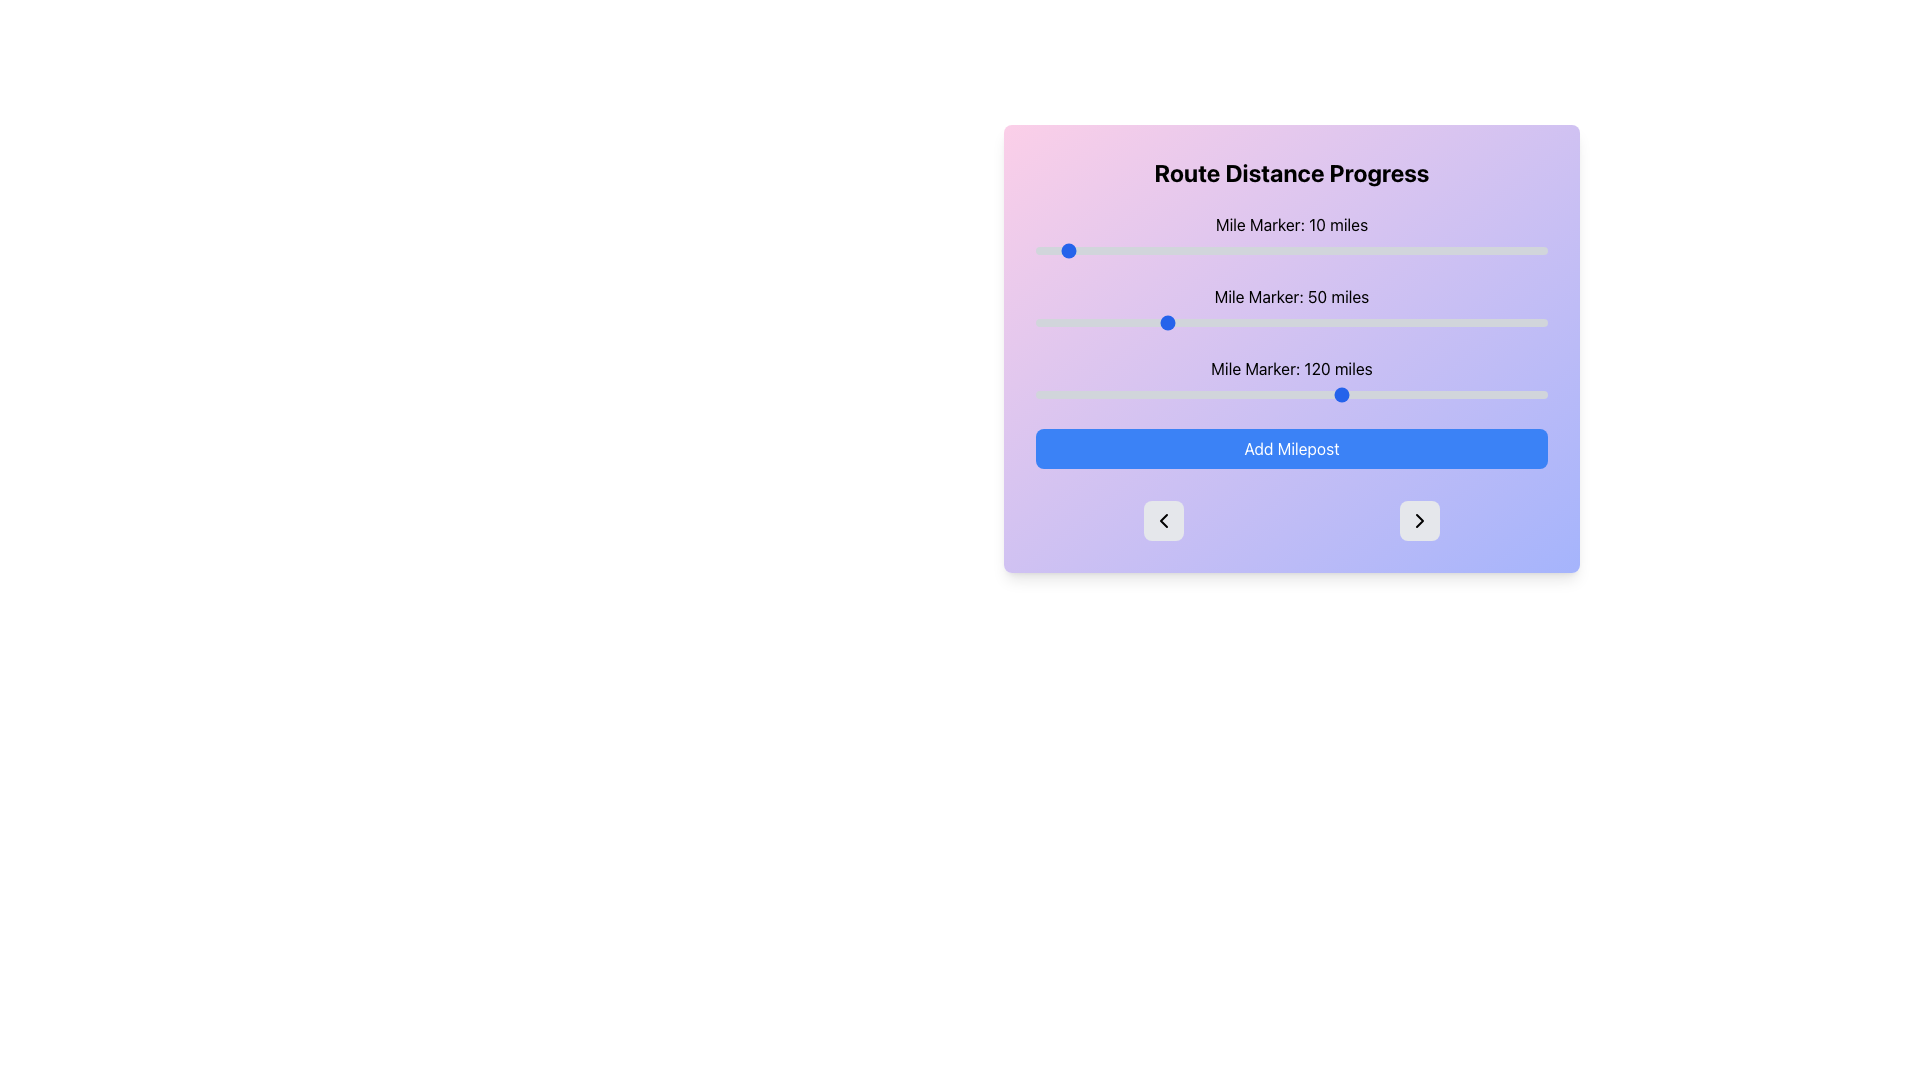  I want to click on the rectangular button with a rounded rectangle shape and a right-facing black chevron icon, located at the bottom-right area of the 'Route Distance Progress' box, so click(1419, 519).